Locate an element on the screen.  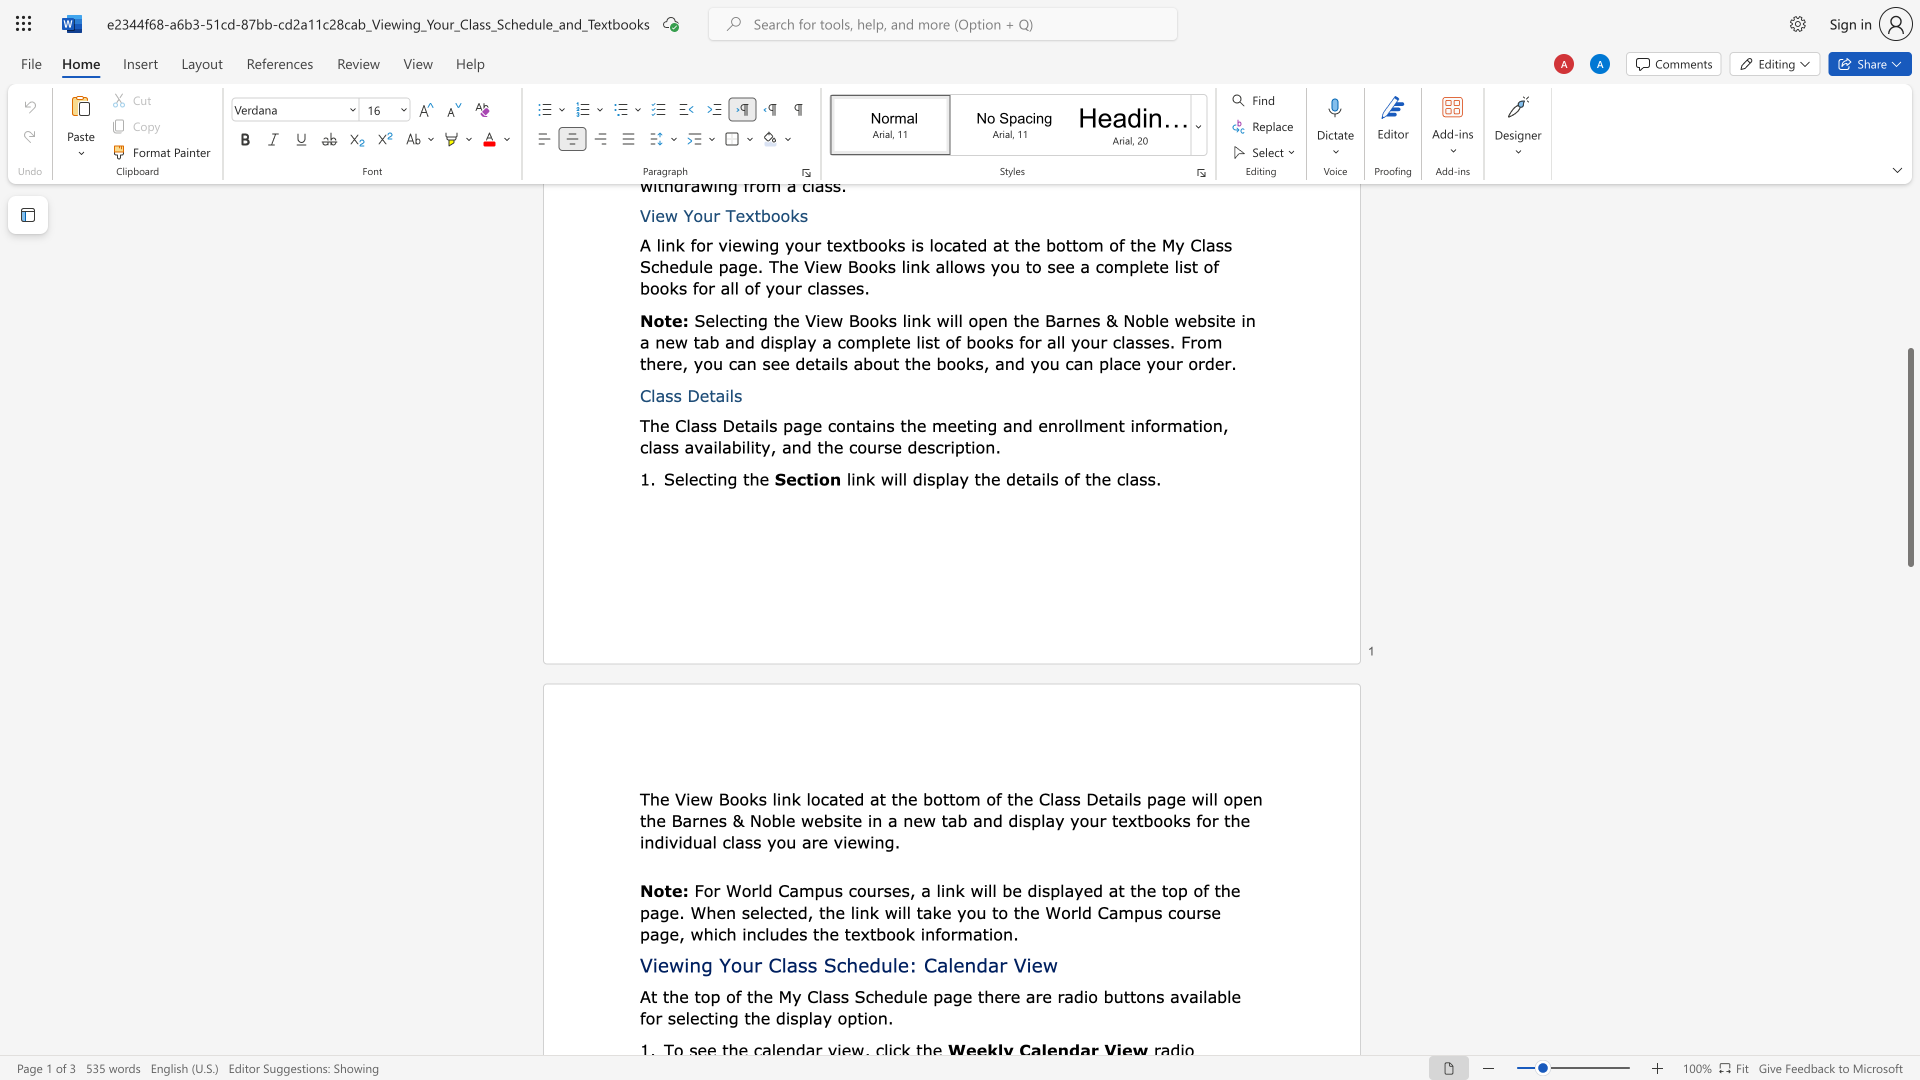
the scrollbar on the right to shift the page higher is located at coordinates (1909, 238).